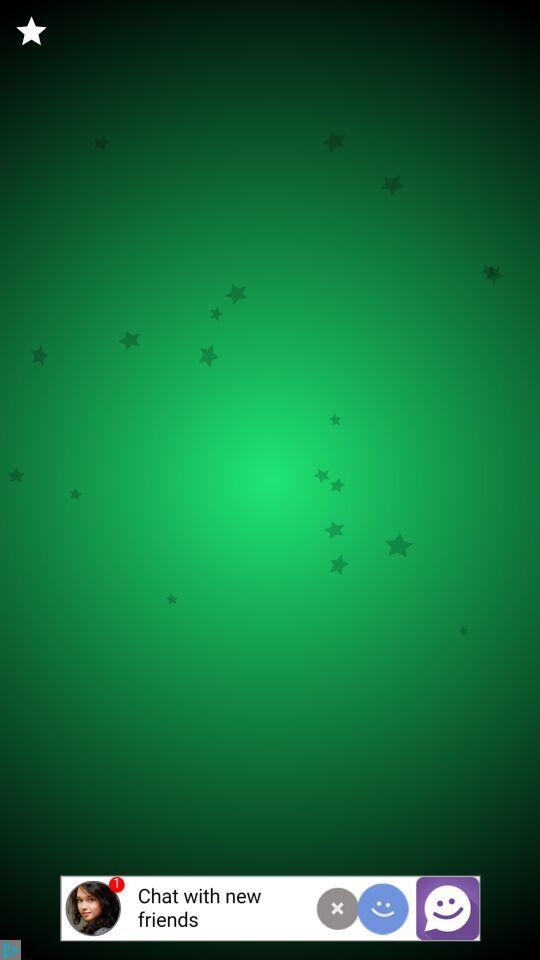  Describe the element at coordinates (30, 30) in the screenshot. I see `favorite` at that location.